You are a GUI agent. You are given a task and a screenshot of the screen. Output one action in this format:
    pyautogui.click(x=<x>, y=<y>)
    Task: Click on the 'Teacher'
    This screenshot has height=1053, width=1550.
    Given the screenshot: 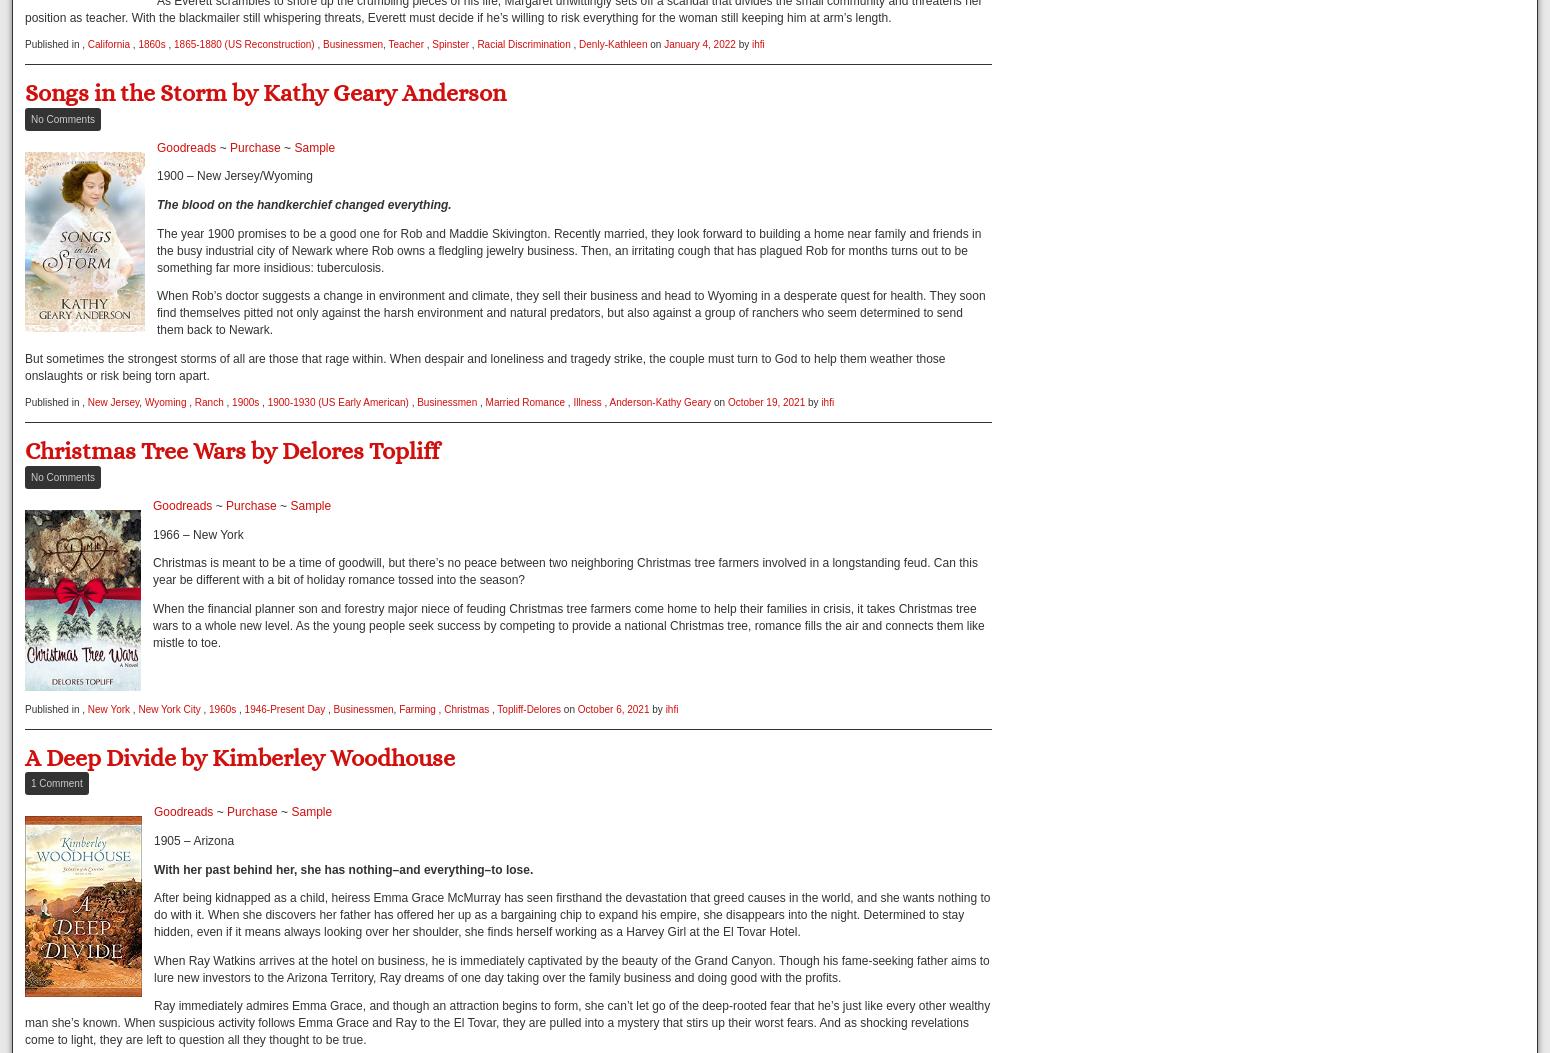 What is the action you would take?
    pyautogui.click(x=386, y=44)
    